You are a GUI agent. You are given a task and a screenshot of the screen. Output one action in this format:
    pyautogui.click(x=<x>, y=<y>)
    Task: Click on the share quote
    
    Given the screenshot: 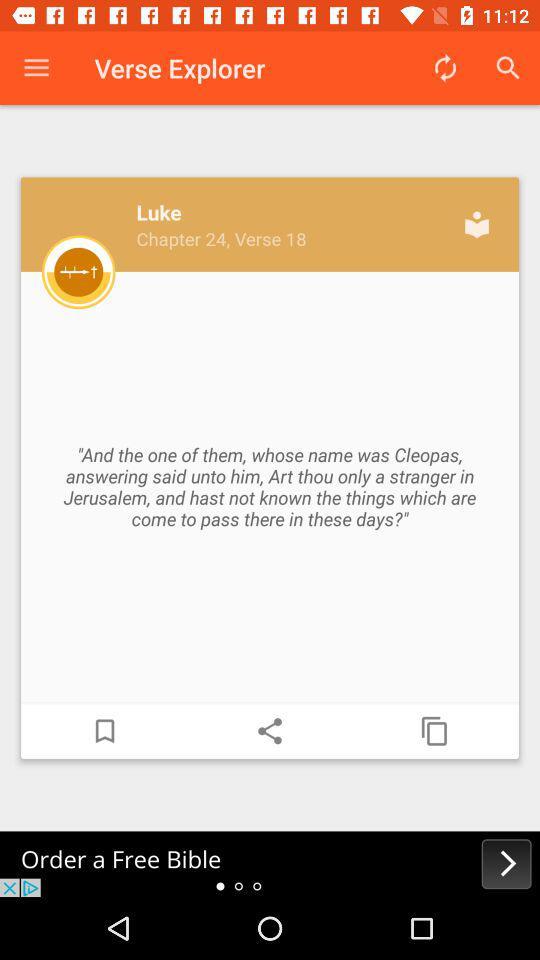 What is the action you would take?
    pyautogui.click(x=270, y=730)
    